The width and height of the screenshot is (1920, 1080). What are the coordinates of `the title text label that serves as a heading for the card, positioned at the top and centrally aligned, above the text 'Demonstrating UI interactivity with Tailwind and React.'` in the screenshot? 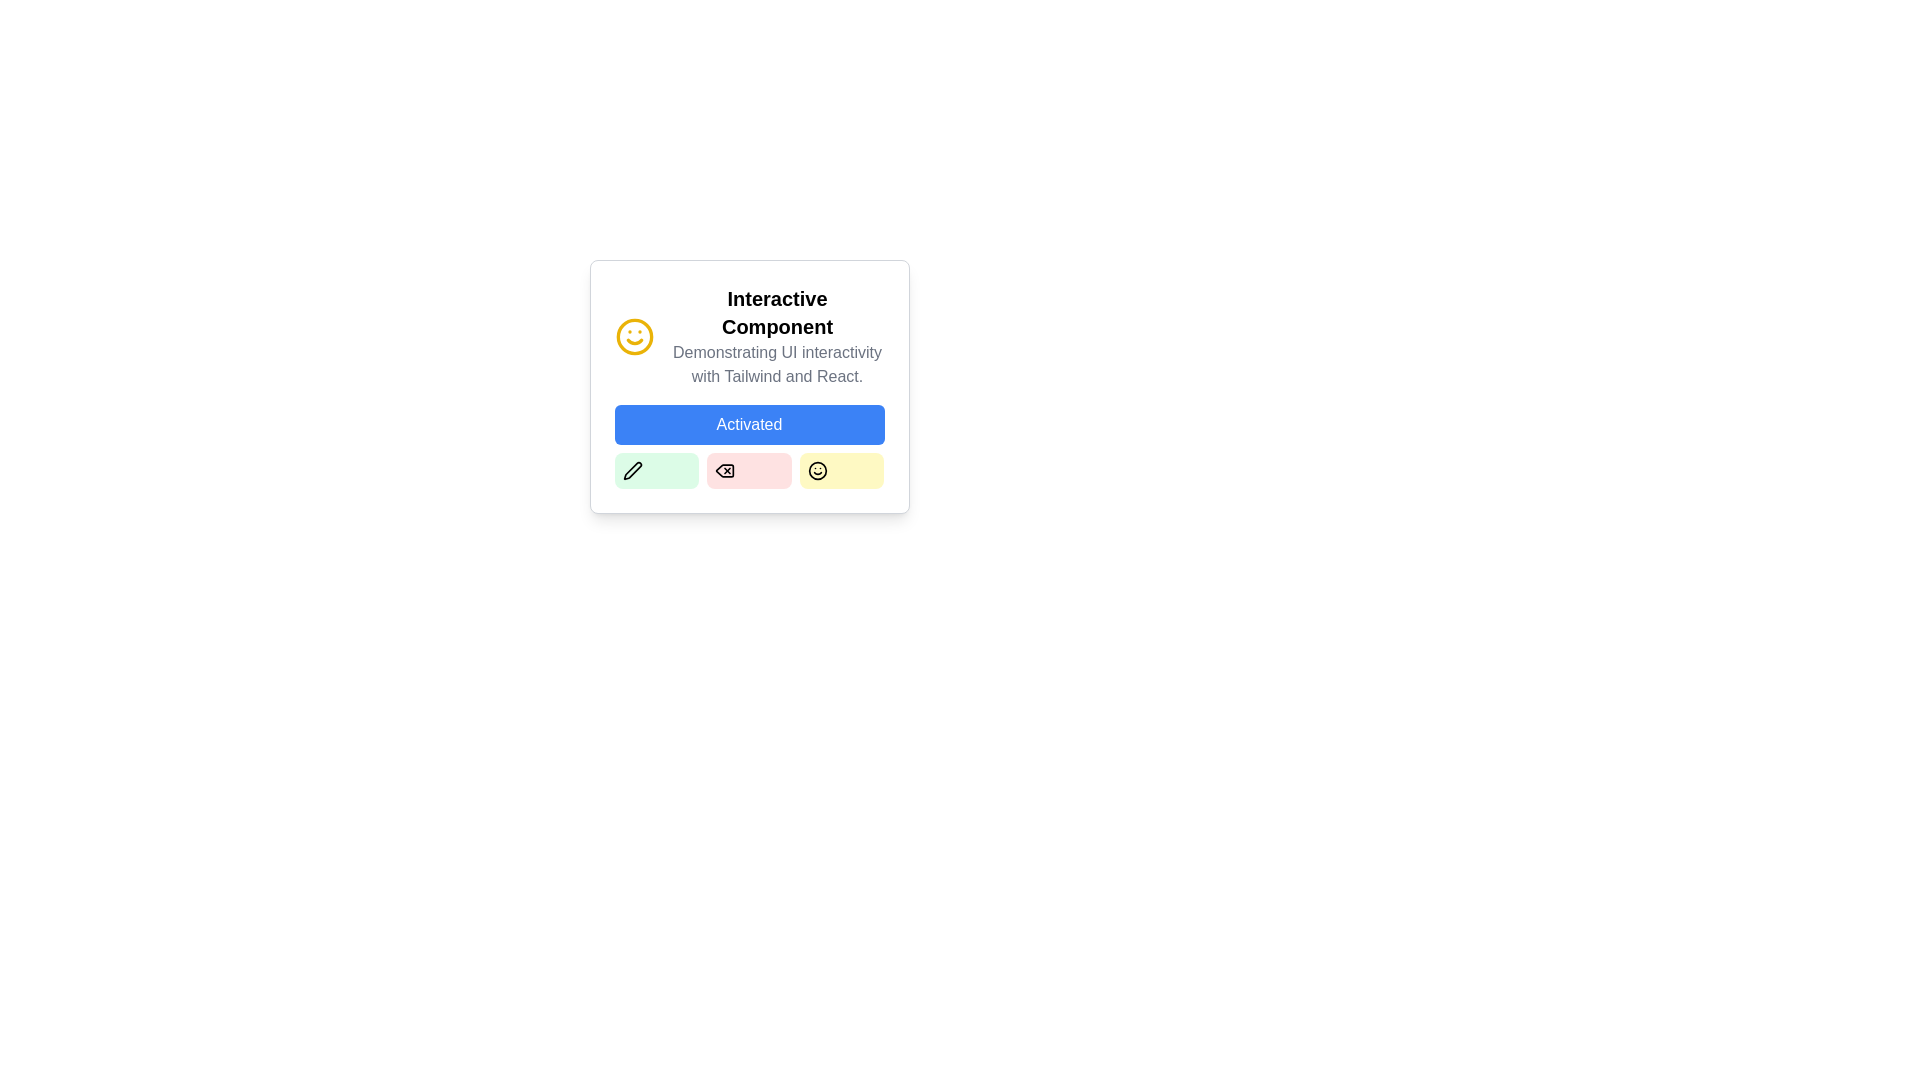 It's located at (776, 312).